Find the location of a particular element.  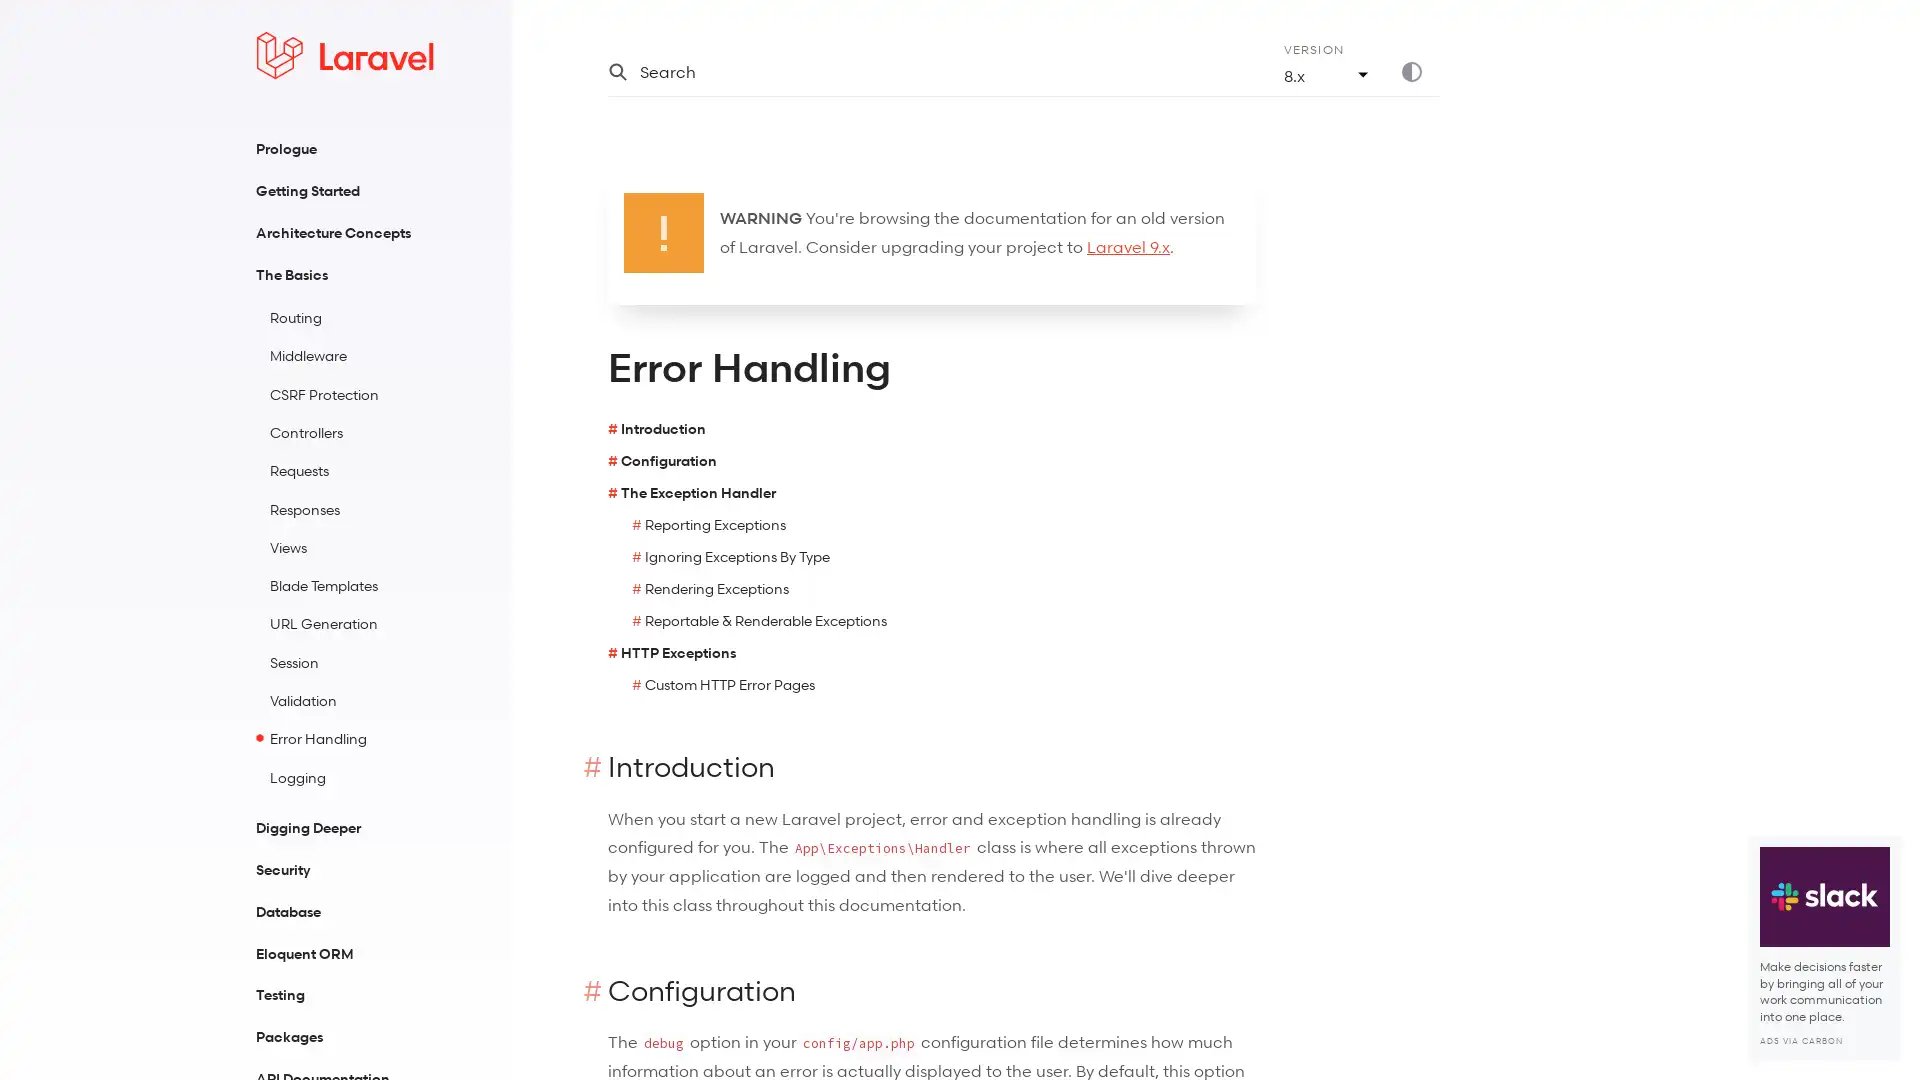

Switch to dark mode is located at coordinates (1419, 71).